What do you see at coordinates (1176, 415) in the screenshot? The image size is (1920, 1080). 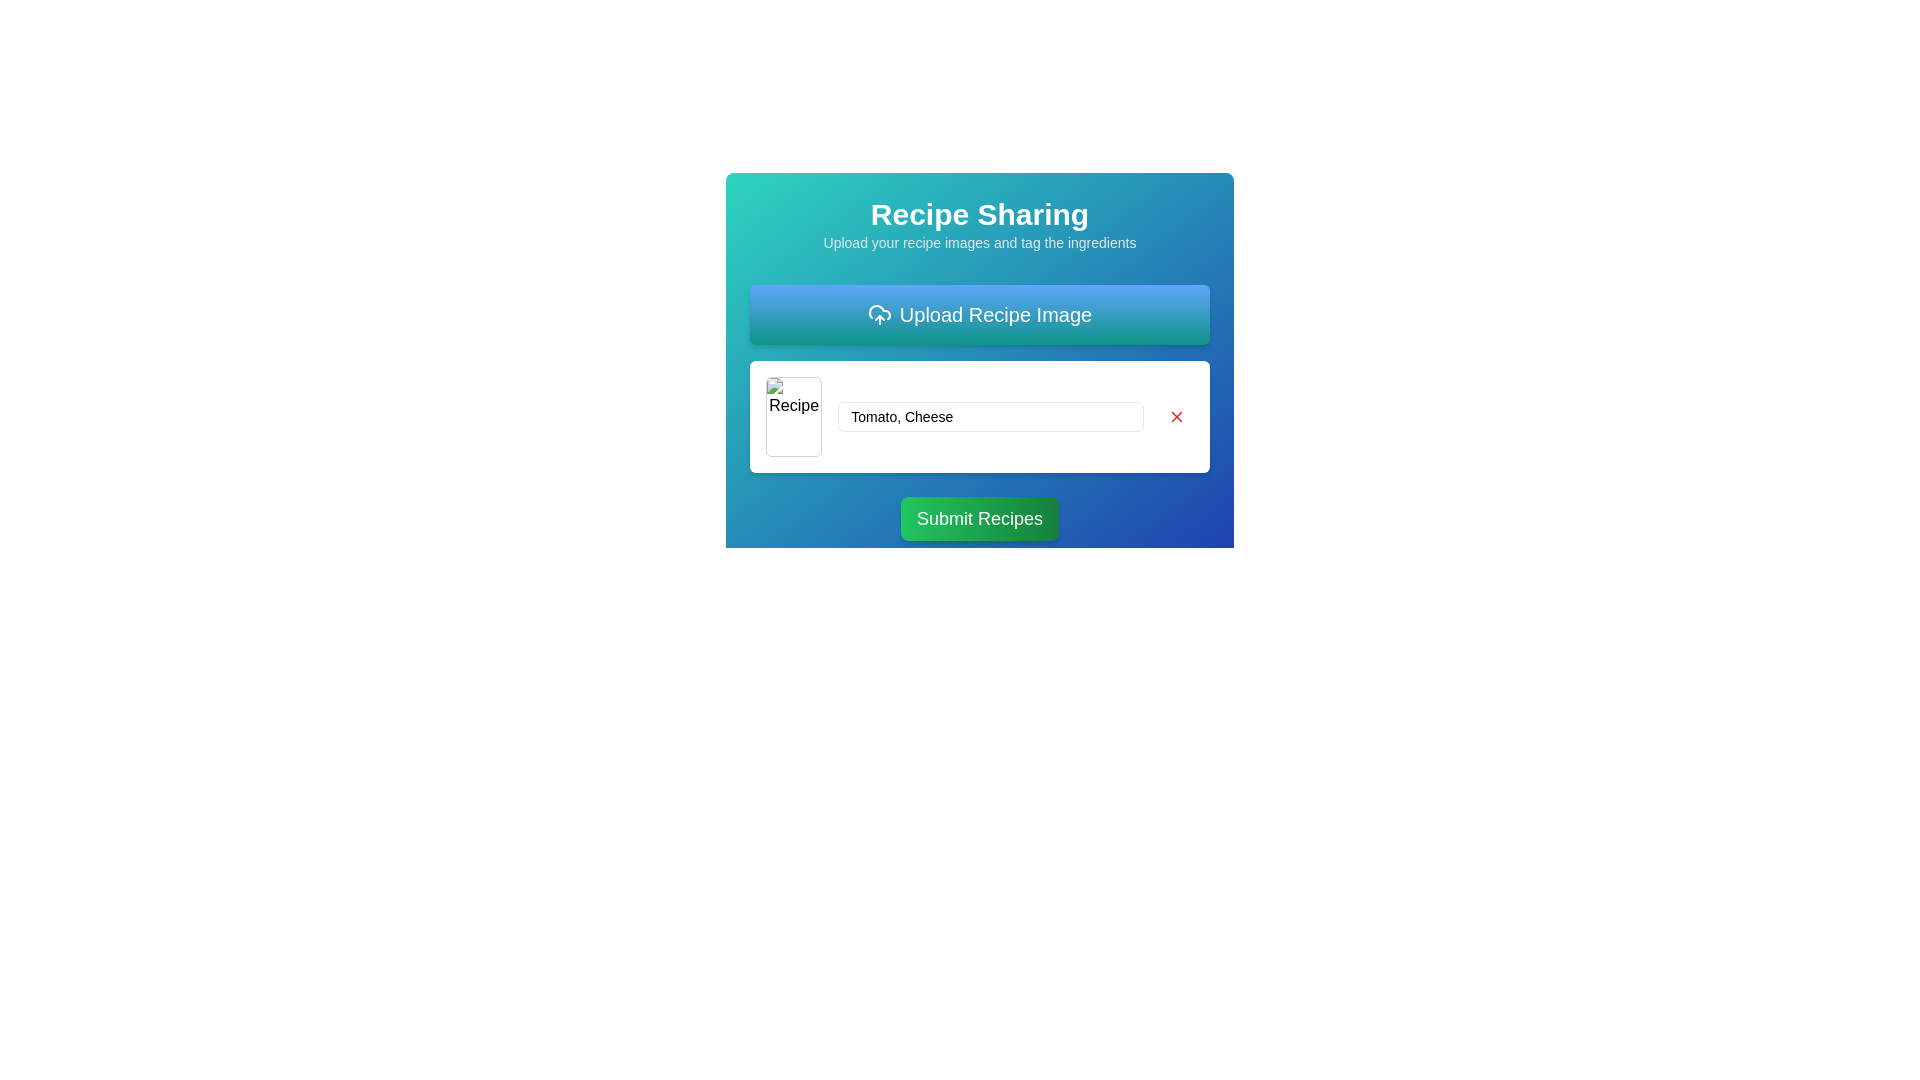 I see `the red 'X'-shaped icon button` at bounding box center [1176, 415].